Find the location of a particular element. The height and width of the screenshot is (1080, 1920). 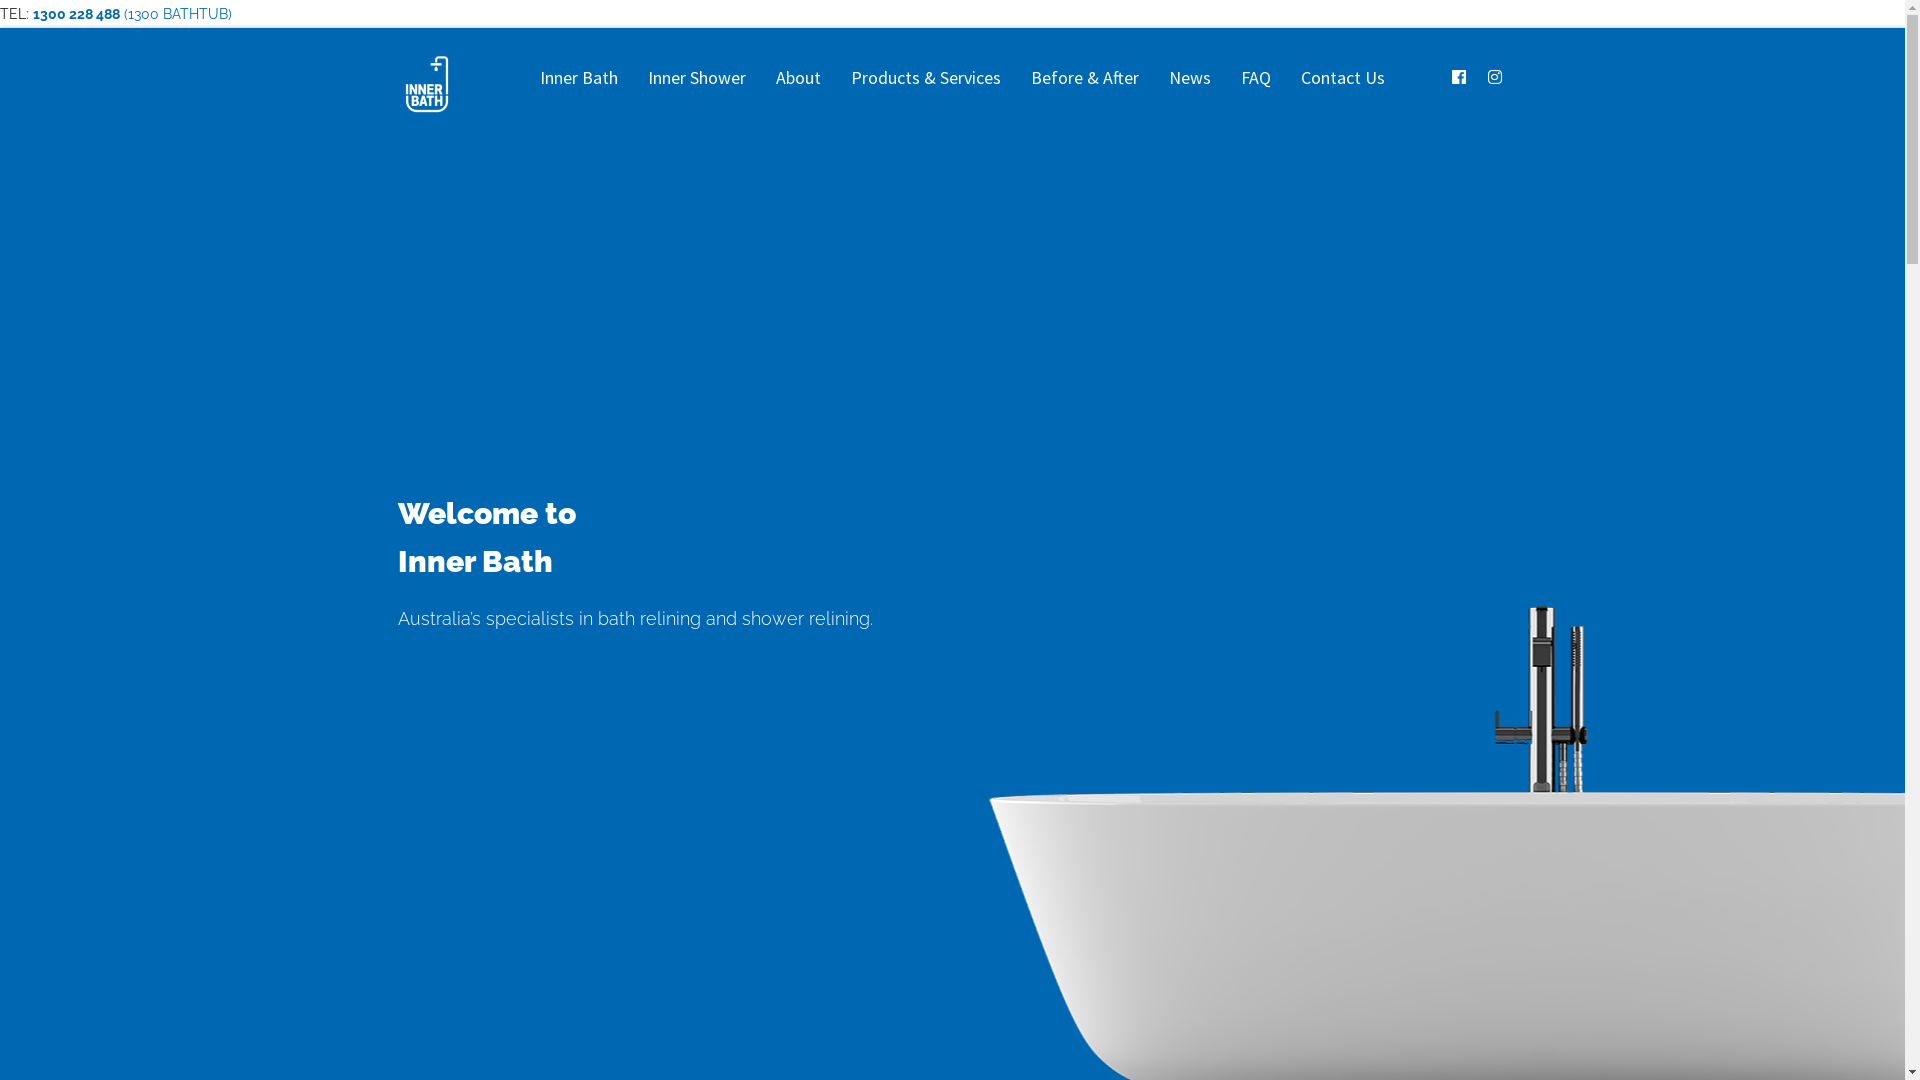

'About' is located at coordinates (796, 76).